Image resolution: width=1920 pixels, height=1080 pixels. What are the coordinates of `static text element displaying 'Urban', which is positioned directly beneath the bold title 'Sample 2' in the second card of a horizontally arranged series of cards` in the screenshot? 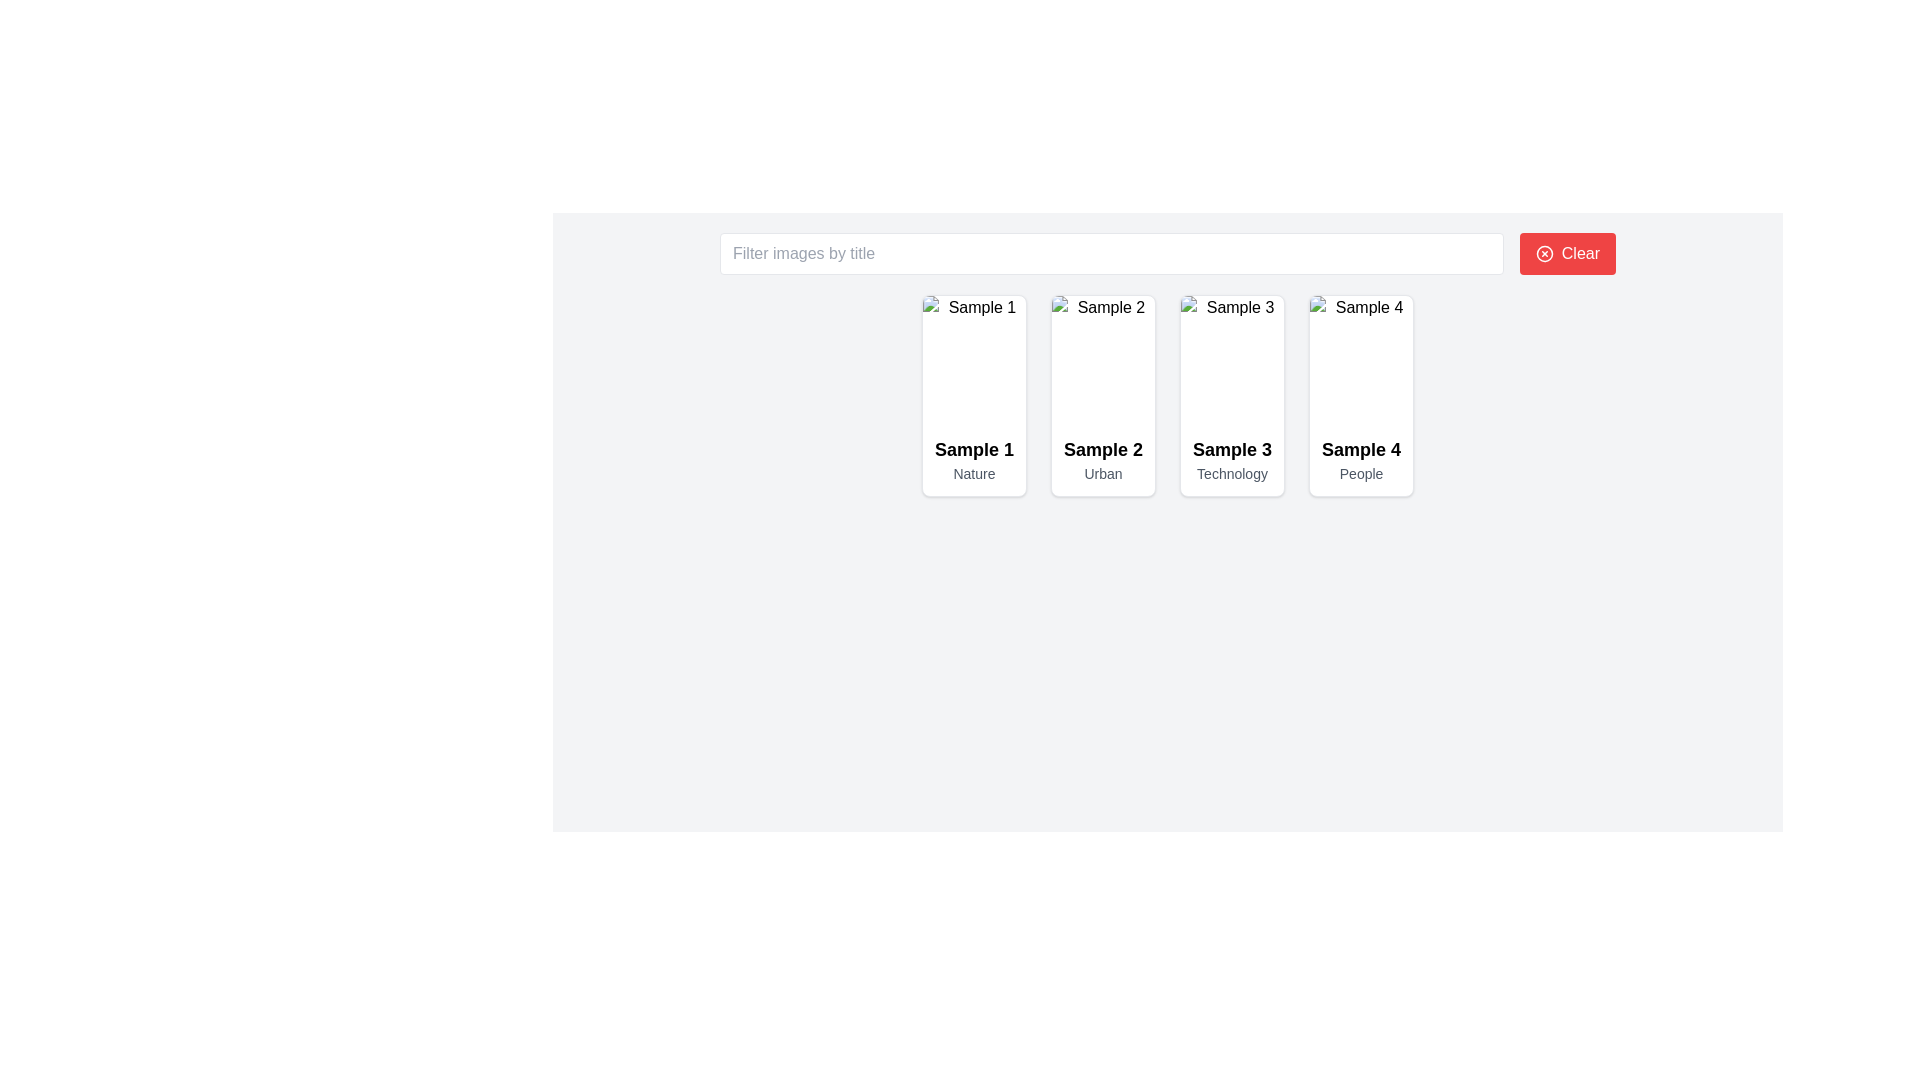 It's located at (1102, 474).